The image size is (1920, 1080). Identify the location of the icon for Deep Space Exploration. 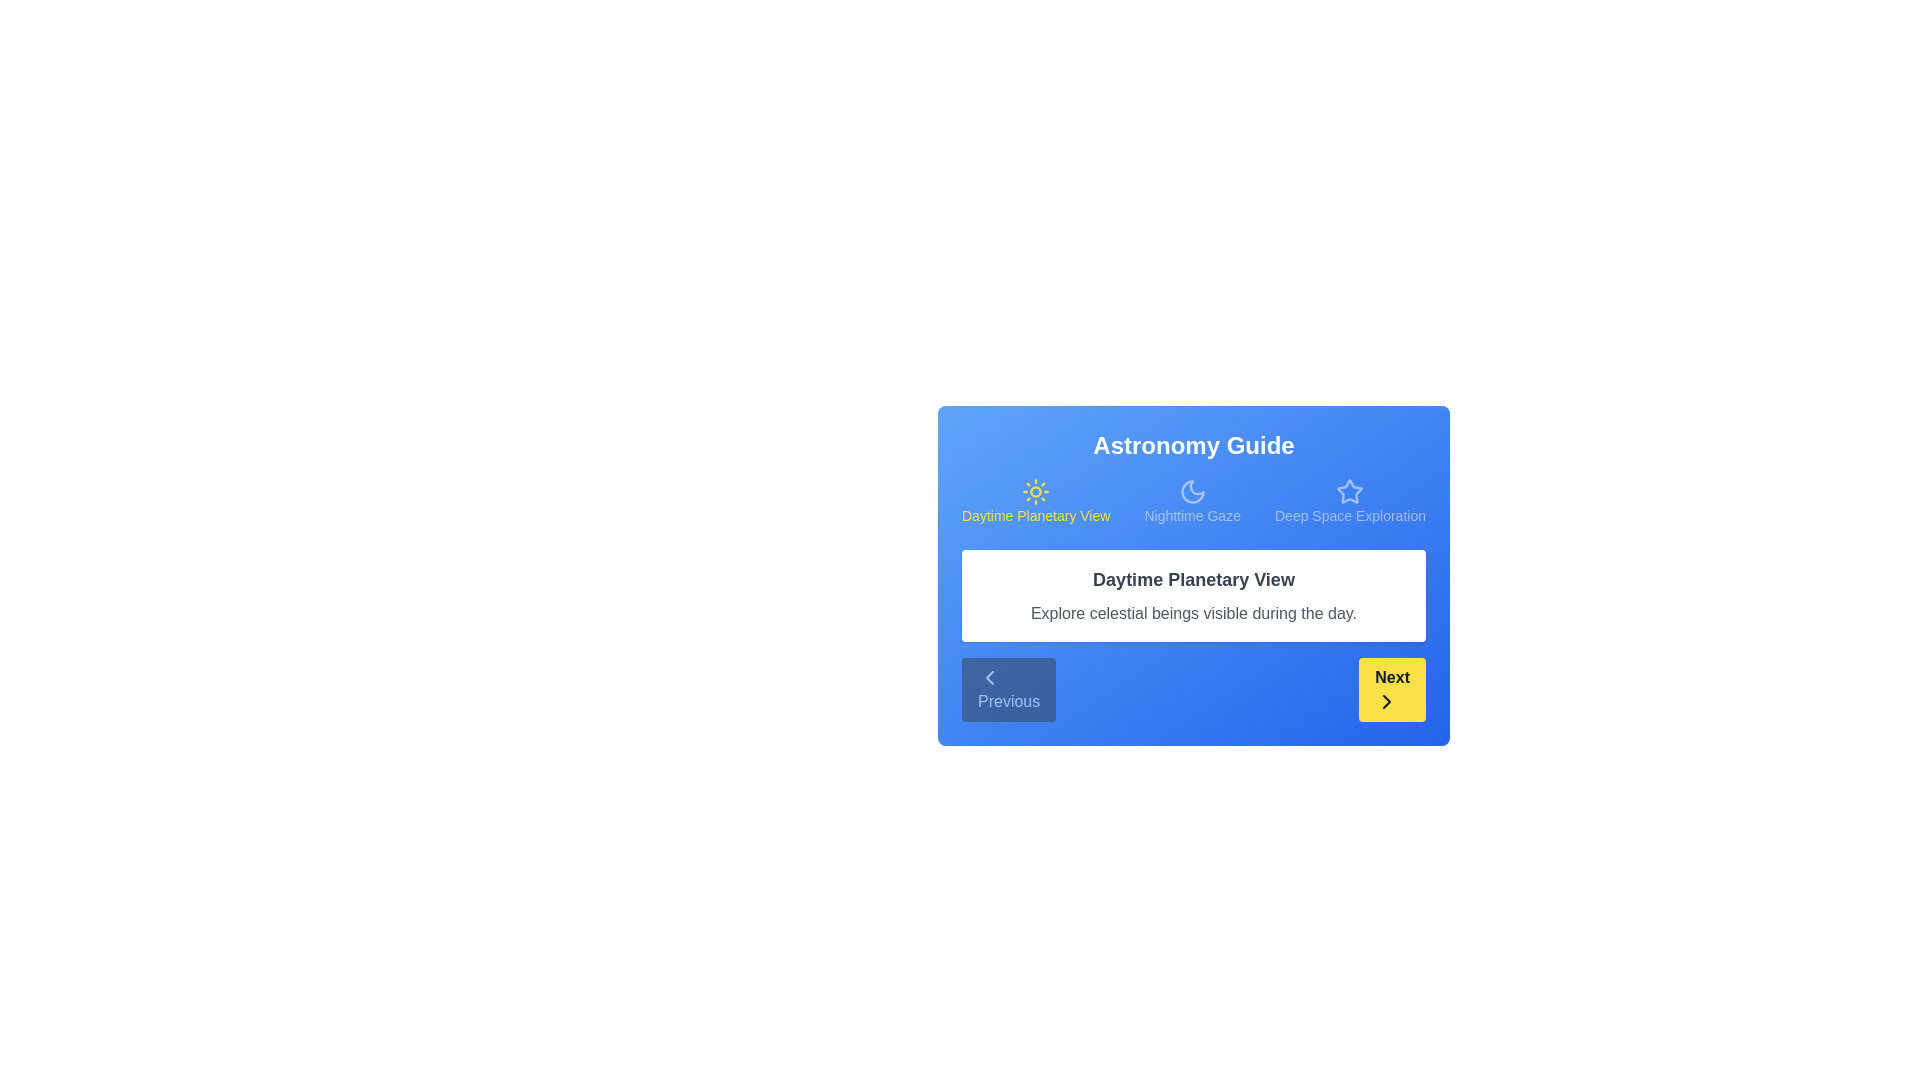
(1349, 492).